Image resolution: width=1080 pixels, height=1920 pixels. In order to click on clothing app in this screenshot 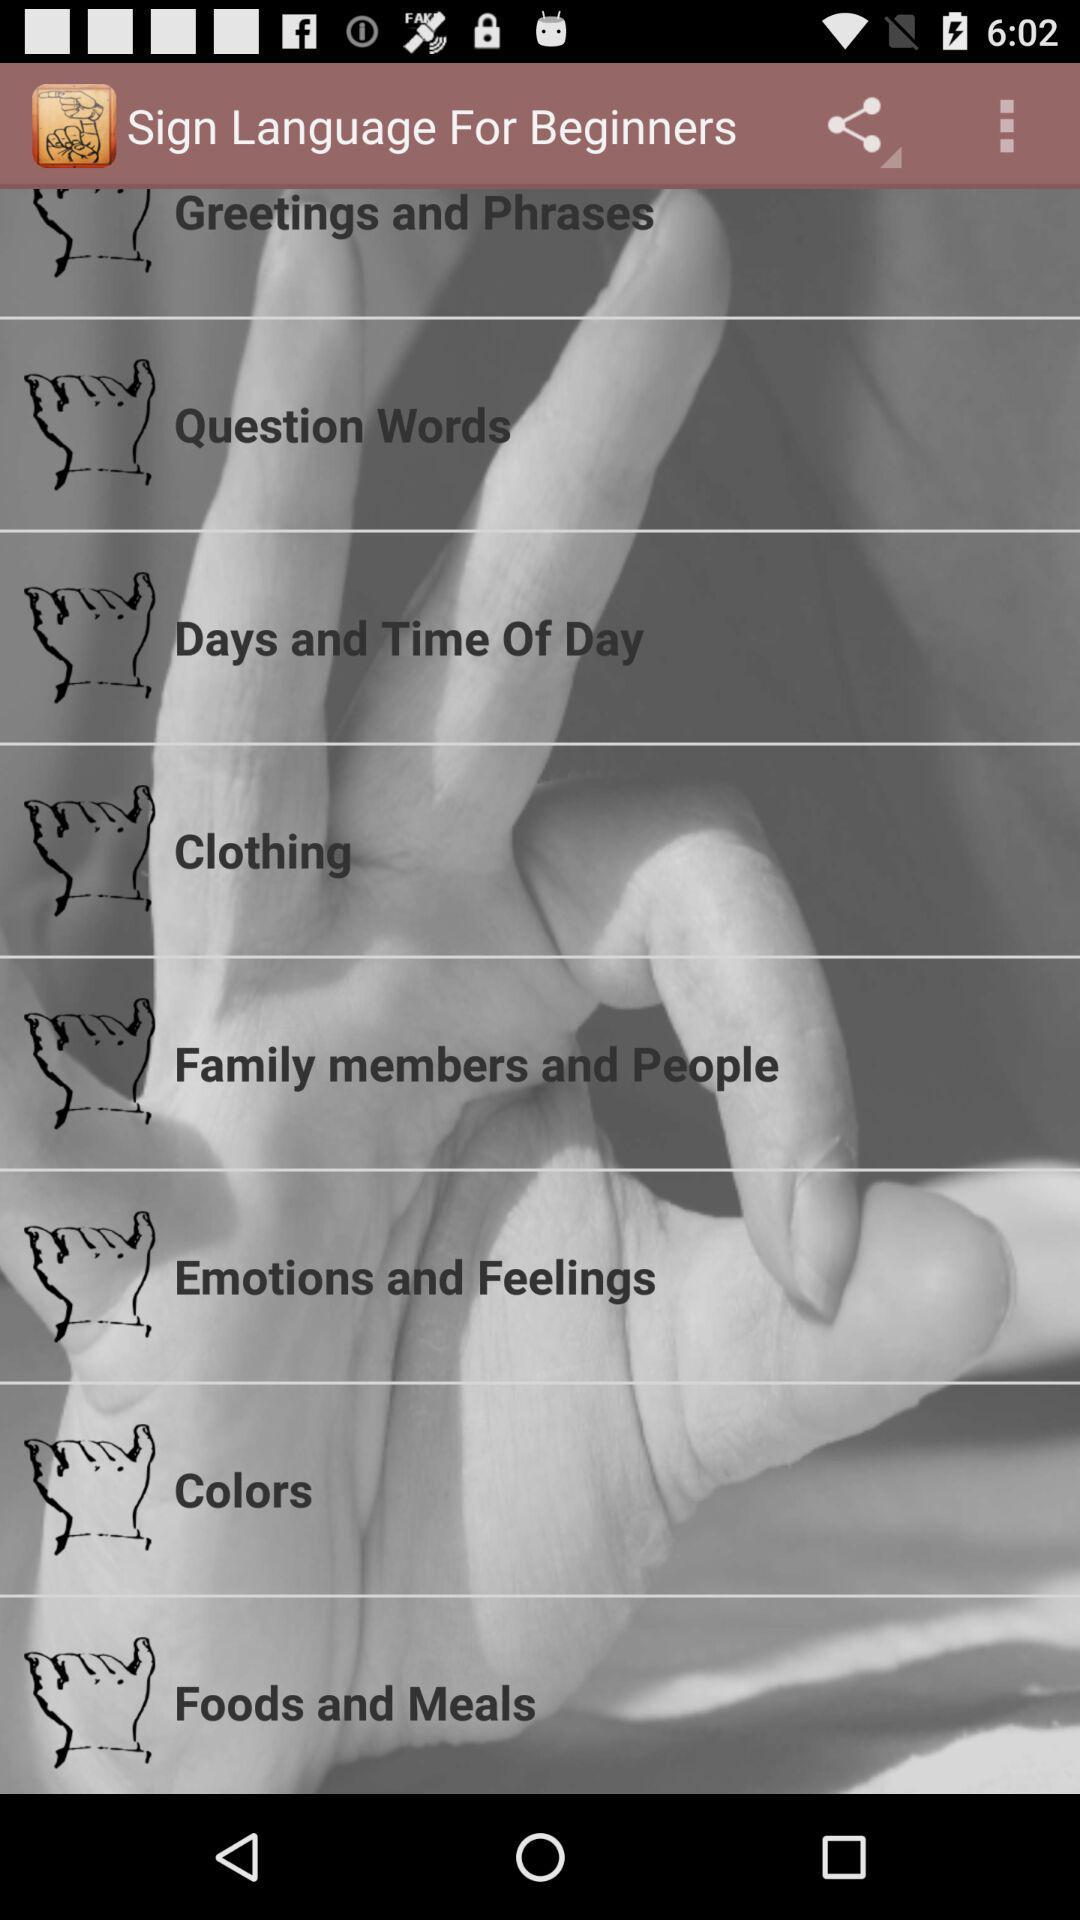, I will do `click(613, 850)`.